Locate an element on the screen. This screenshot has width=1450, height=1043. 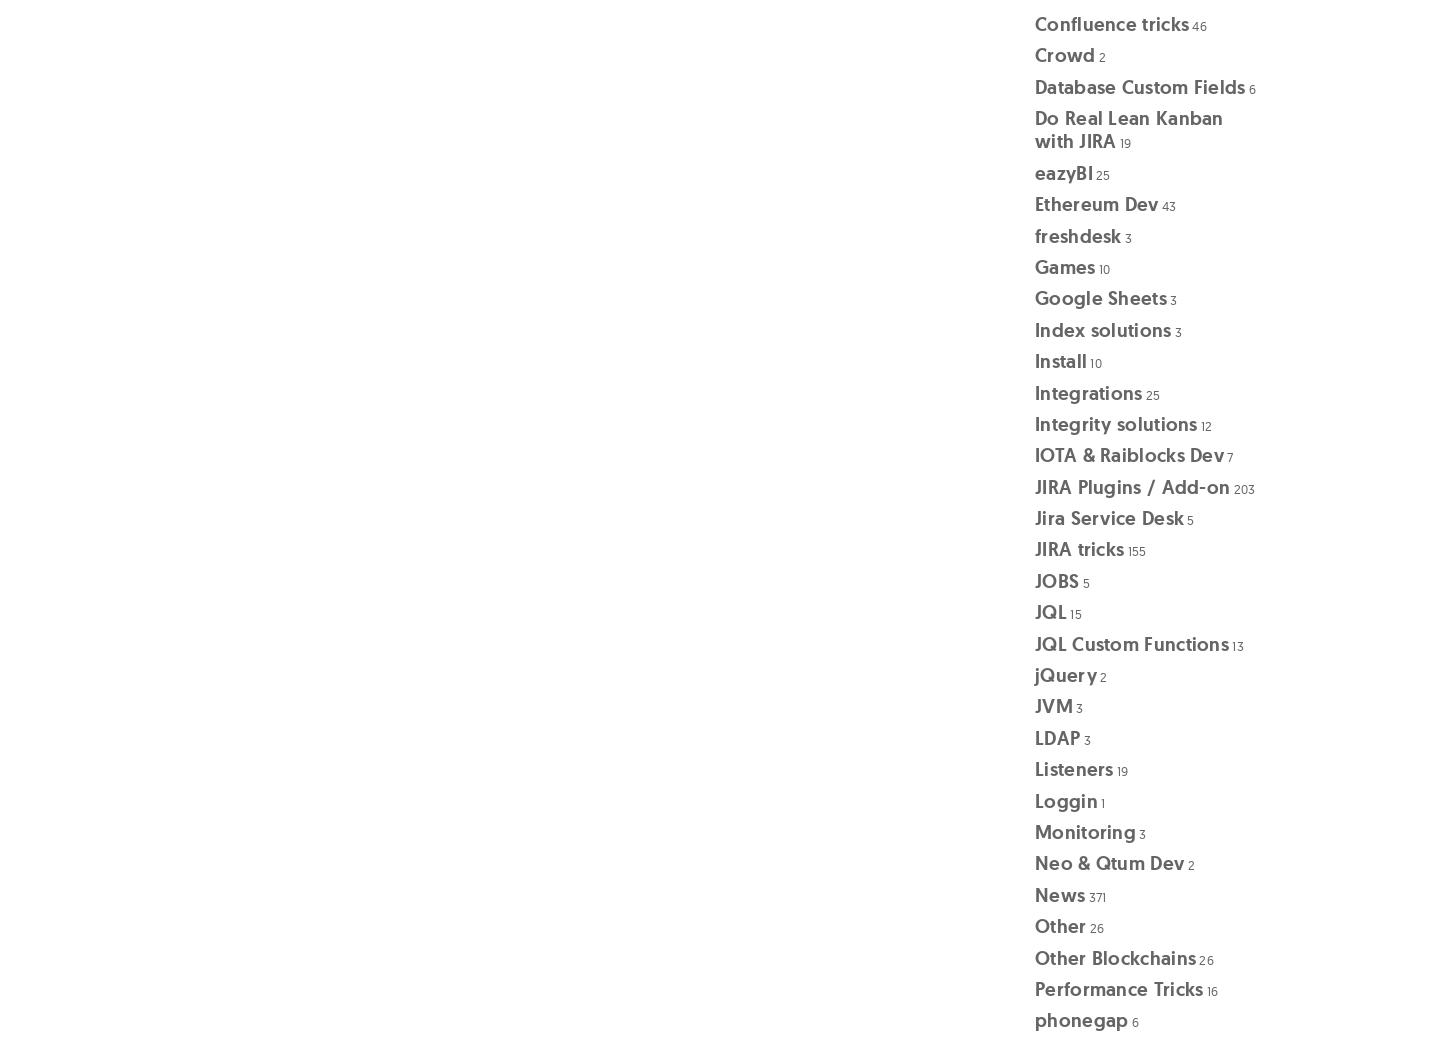
'46' is located at coordinates (1198, 24).